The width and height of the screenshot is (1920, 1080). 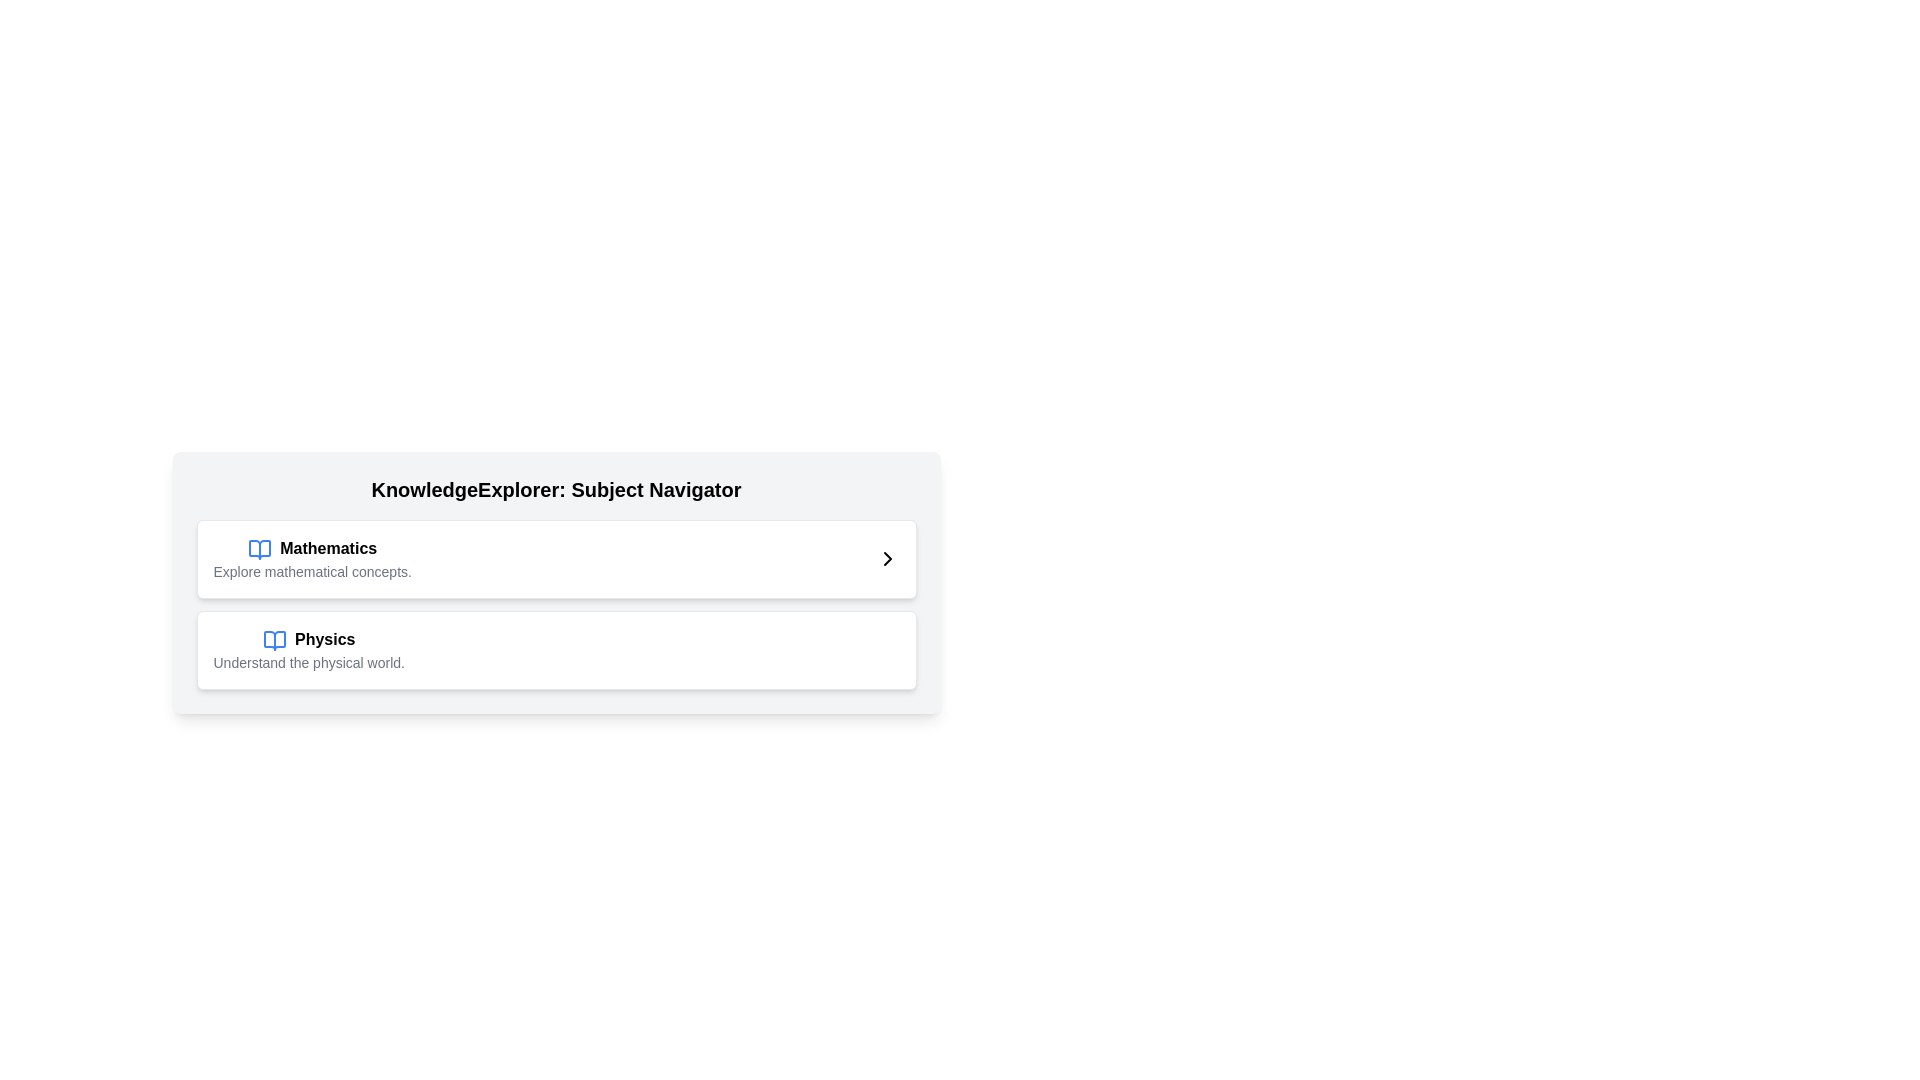 I want to click on the navigation icon located on the far right of the 'Mathematics' subject item, so click(x=886, y=559).